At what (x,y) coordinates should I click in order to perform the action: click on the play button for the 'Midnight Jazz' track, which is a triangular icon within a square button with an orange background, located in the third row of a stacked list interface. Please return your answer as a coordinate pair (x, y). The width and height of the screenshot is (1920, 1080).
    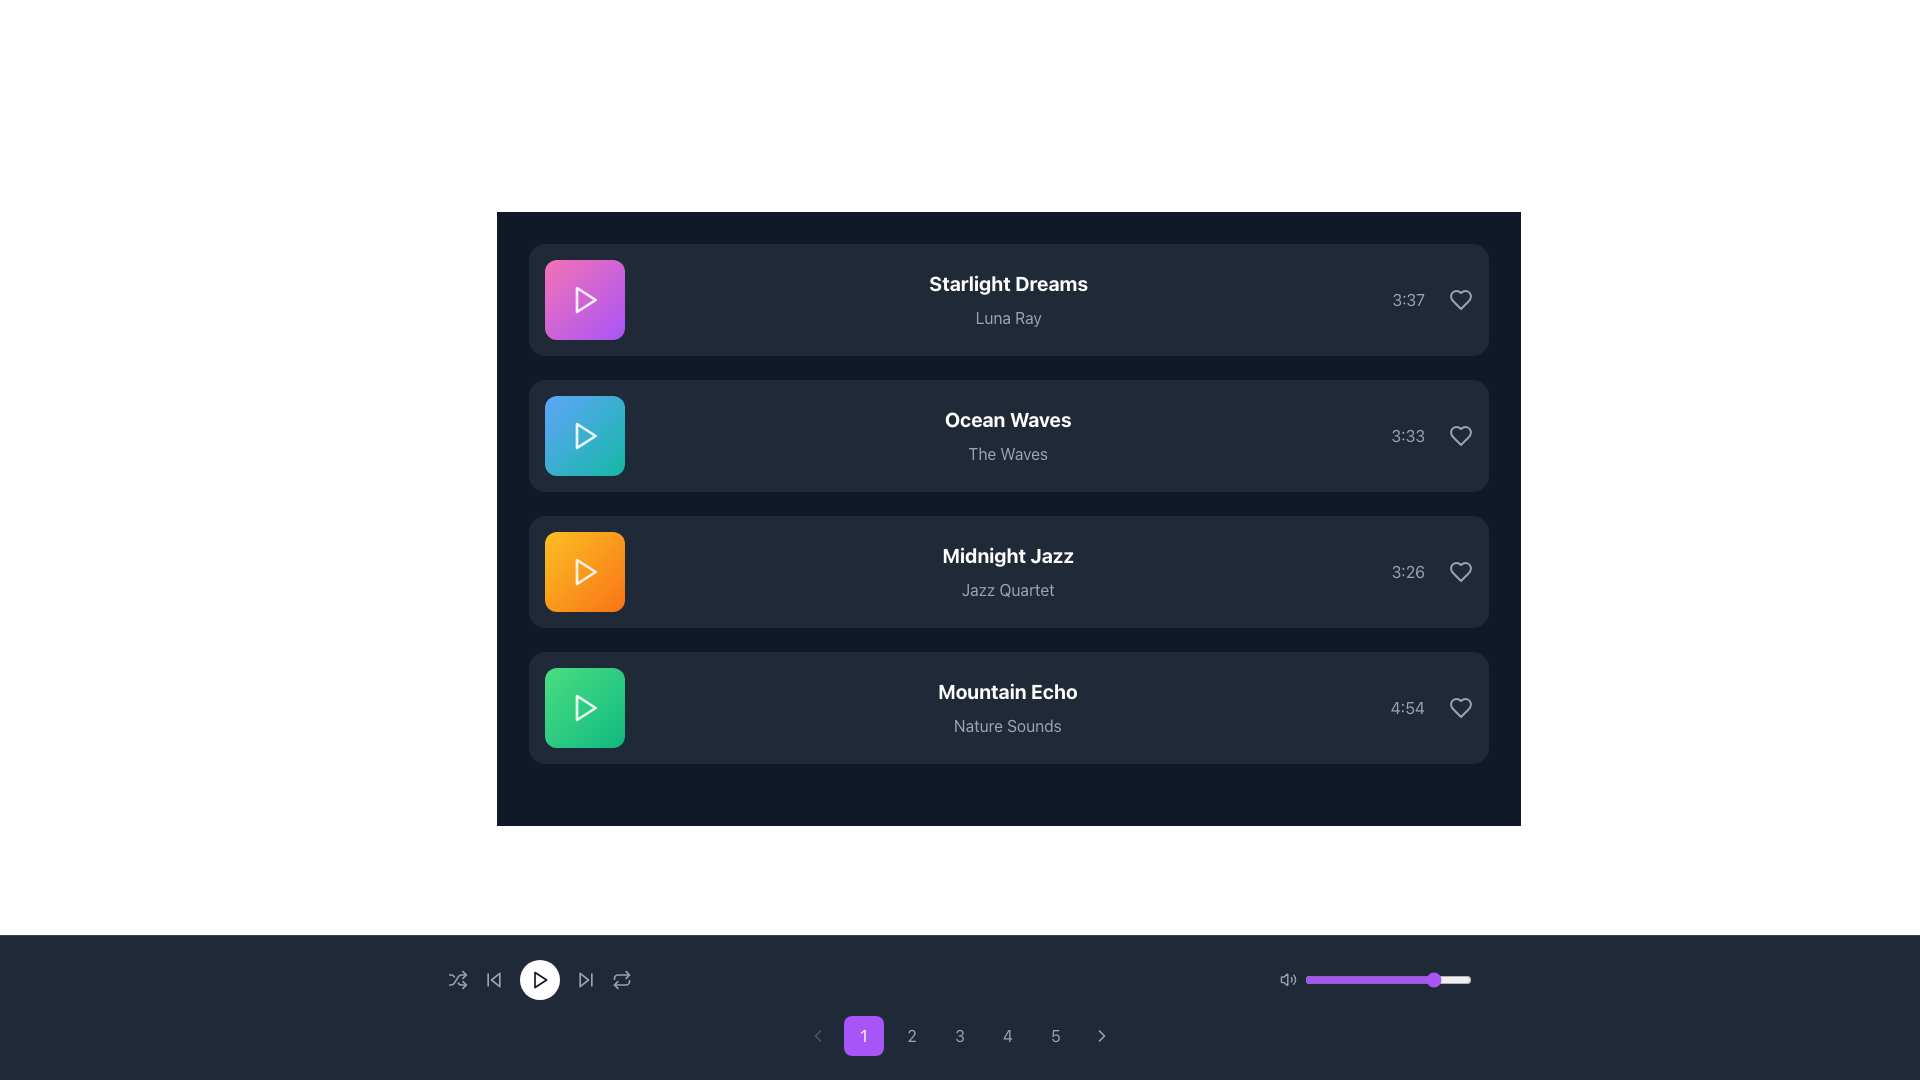
    Looking at the image, I should click on (585, 571).